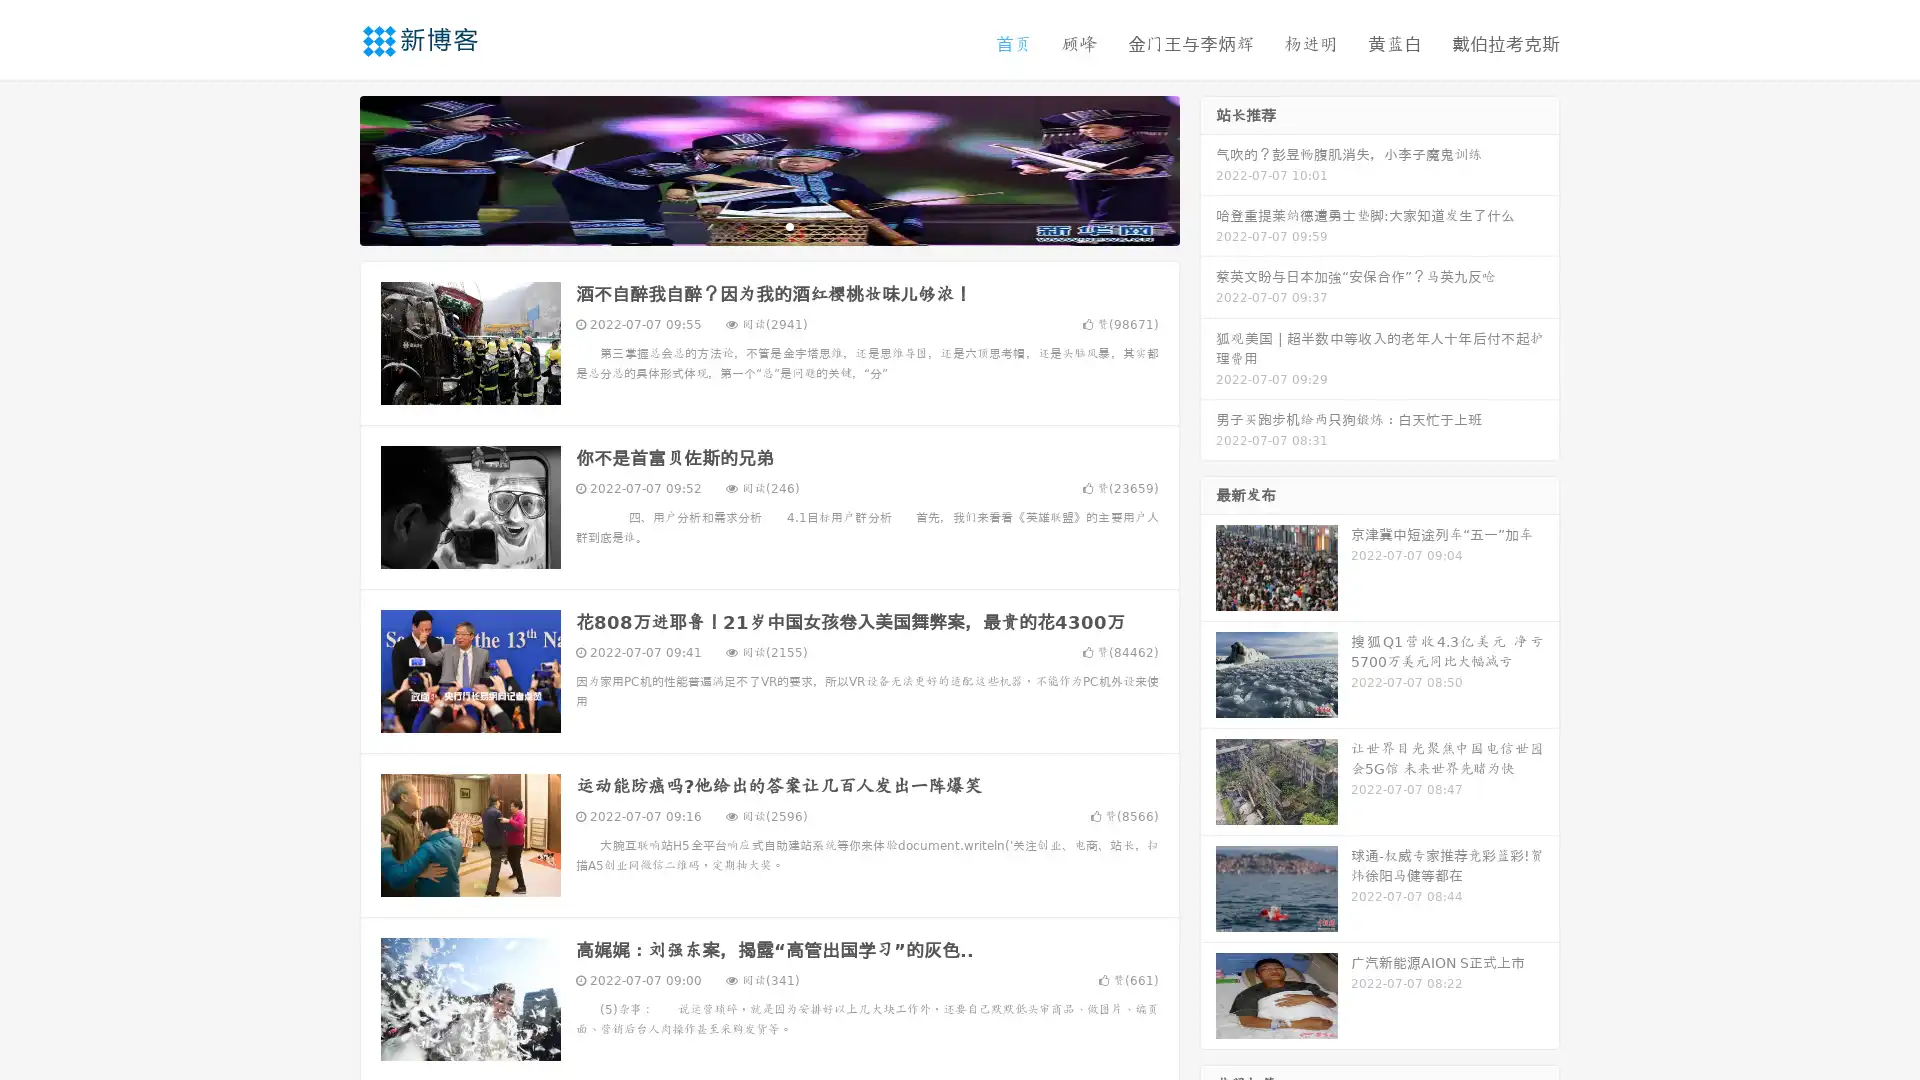  Describe the element at coordinates (330, 168) in the screenshot. I see `Previous slide` at that location.